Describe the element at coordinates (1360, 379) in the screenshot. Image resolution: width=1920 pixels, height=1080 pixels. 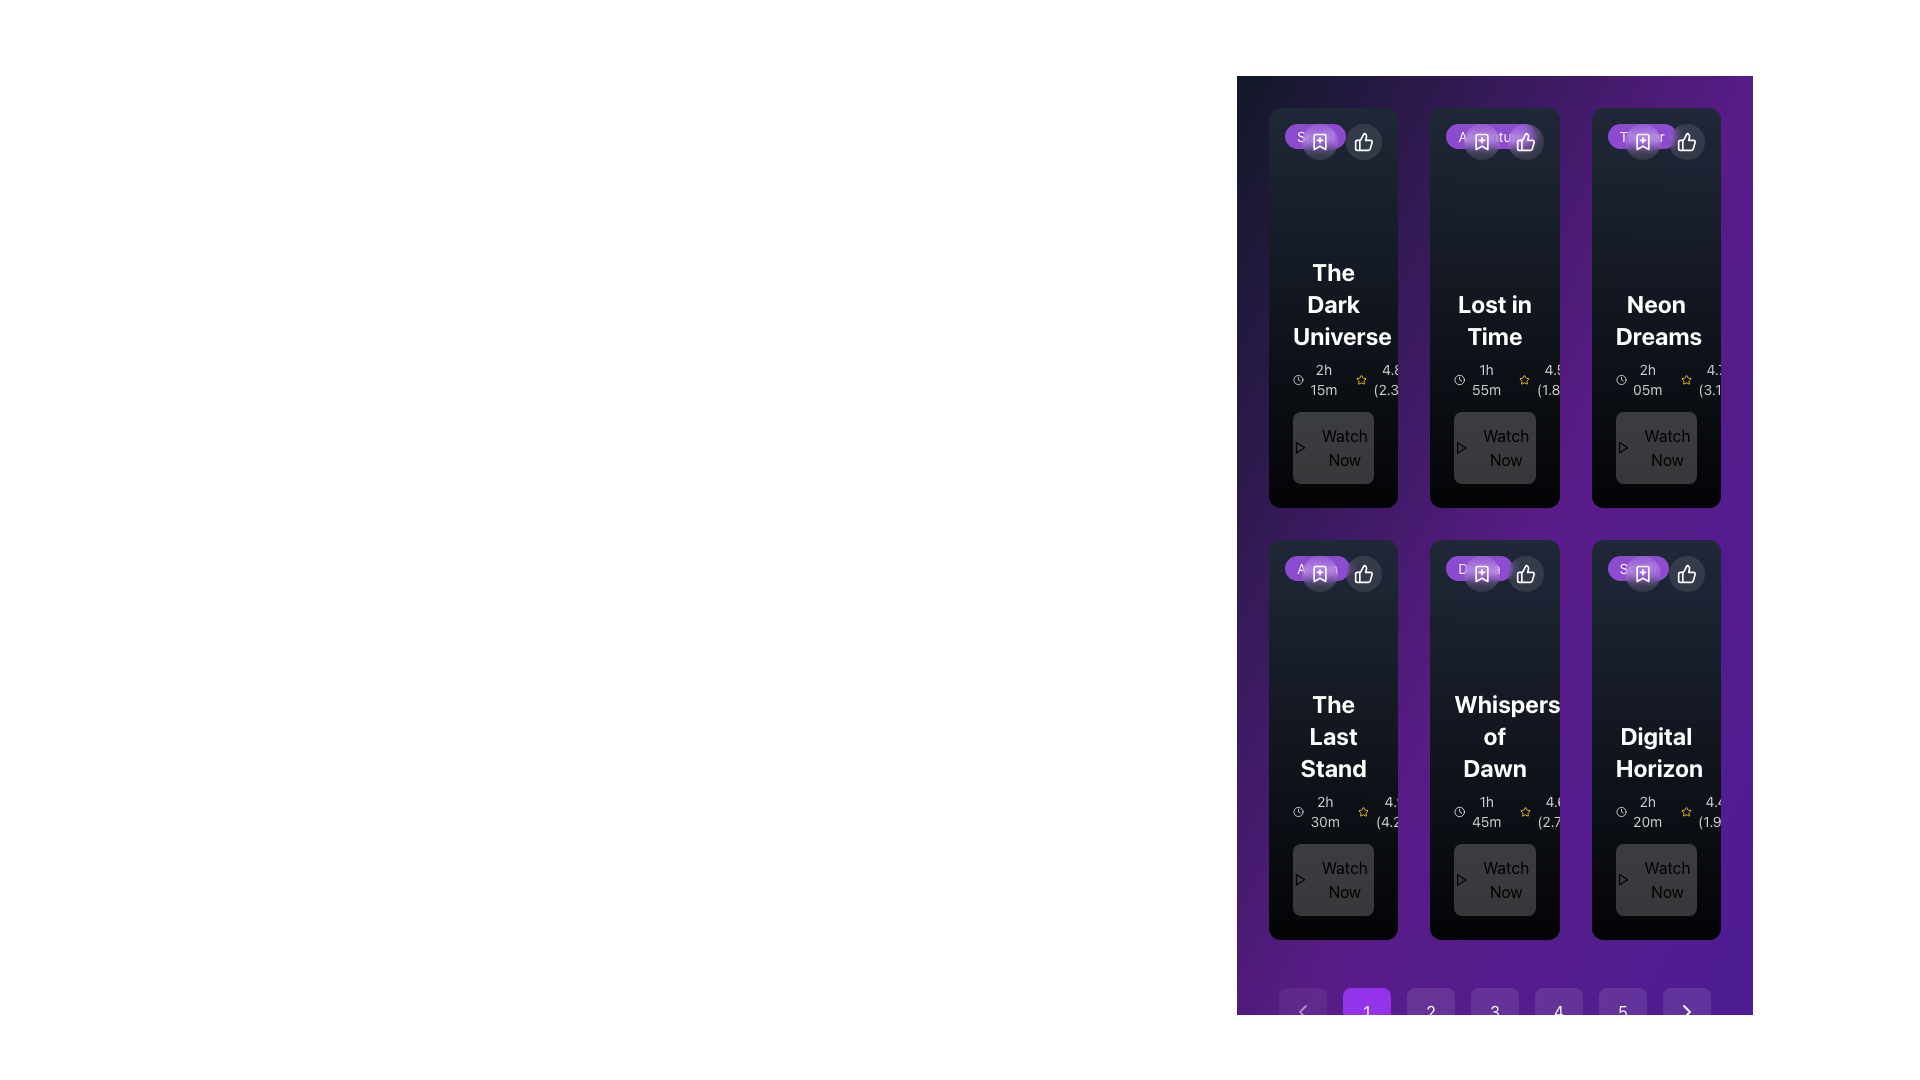
I see `the third star icon in the numeric rating display for 'The Dark Universe', which is styled in yellow and positioned next to the rating value '4.8'` at that location.